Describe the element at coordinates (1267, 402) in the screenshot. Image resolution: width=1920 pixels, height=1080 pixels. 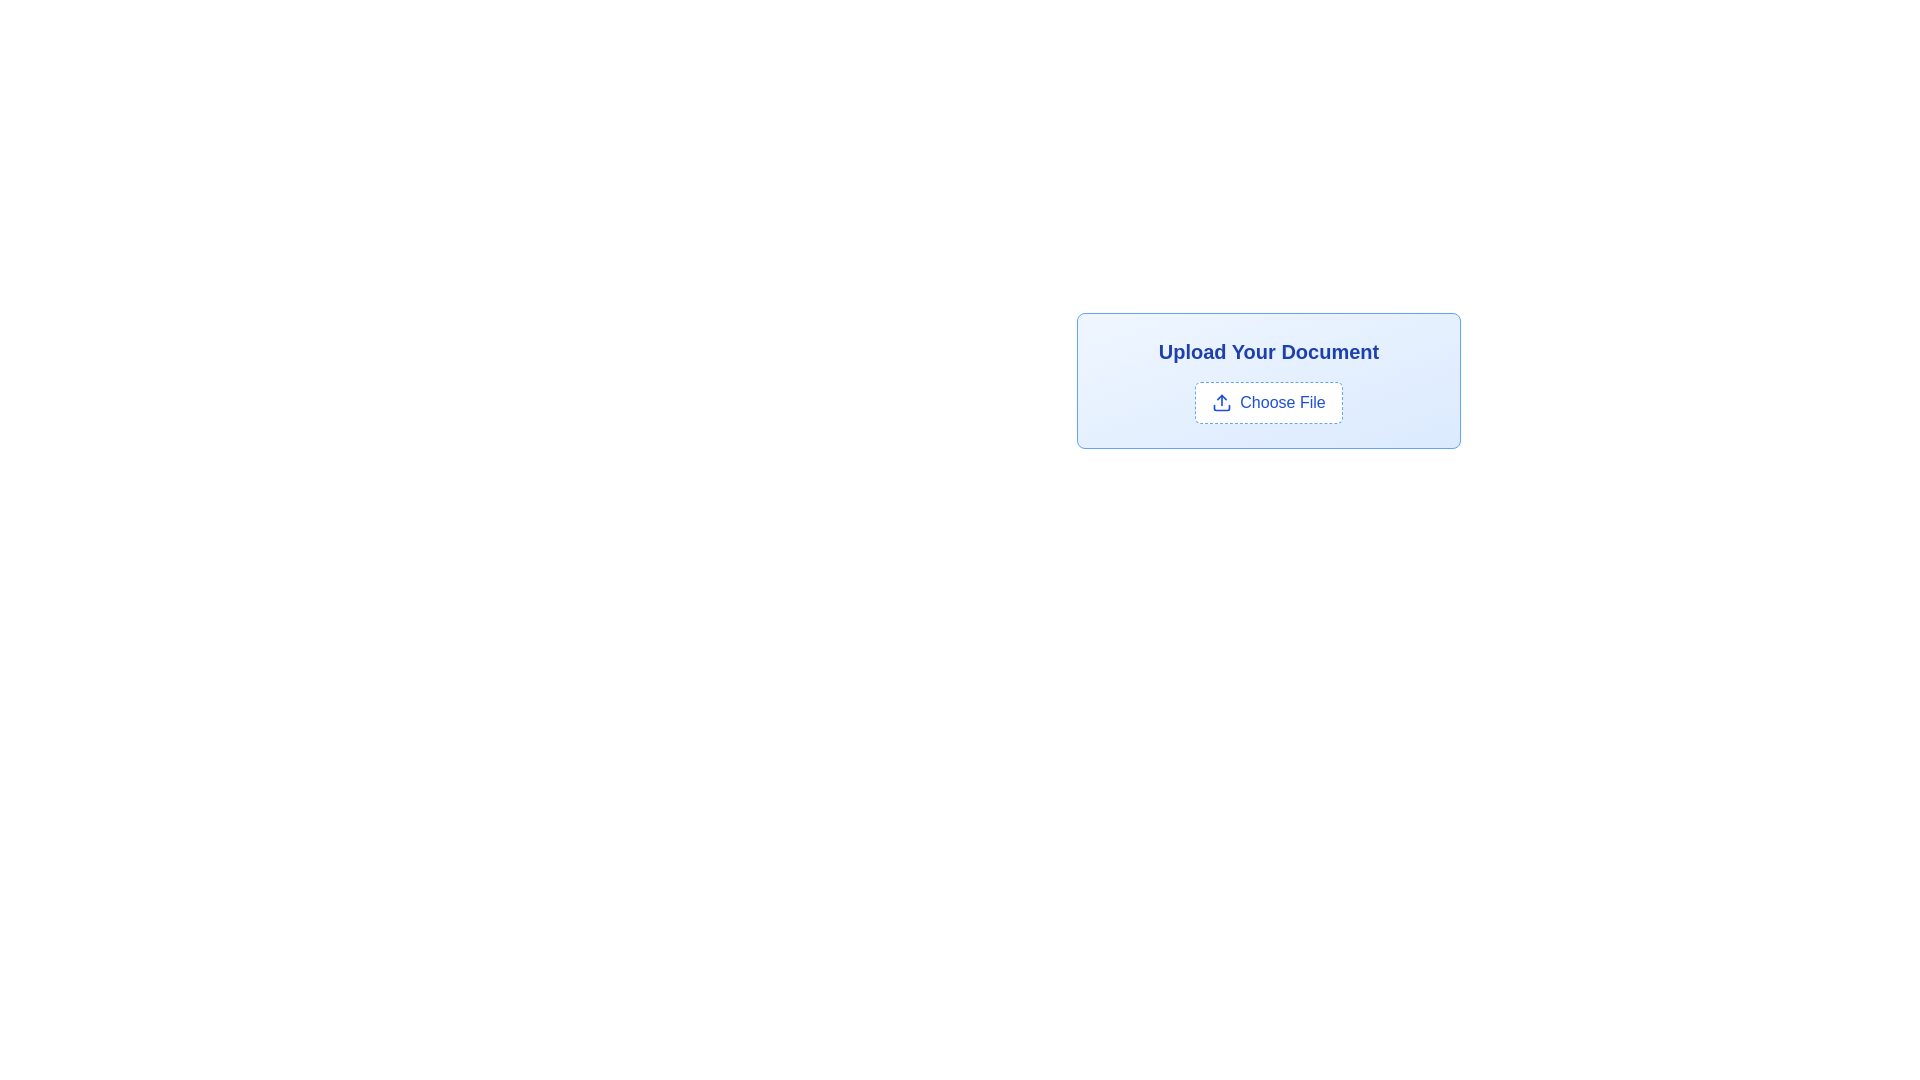
I see `the 'Choose File' button` at that location.